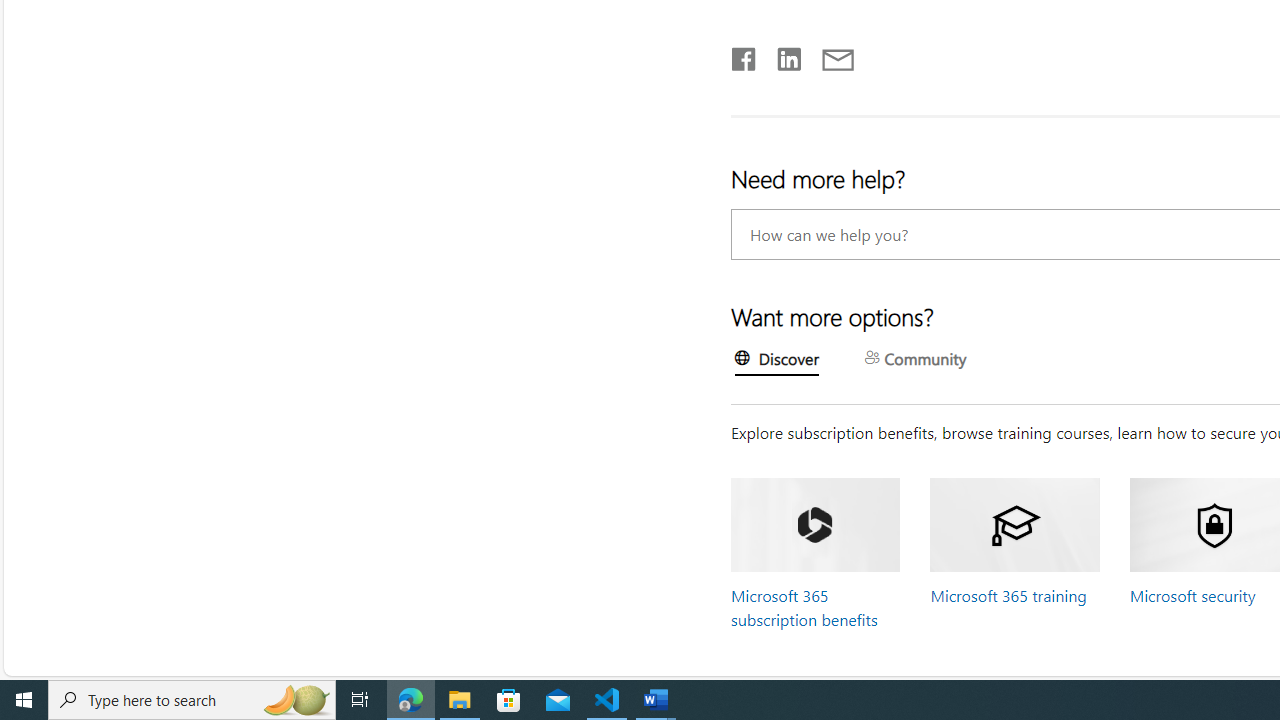  I want to click on 'Share on LinkedIn', so click(779, 54).